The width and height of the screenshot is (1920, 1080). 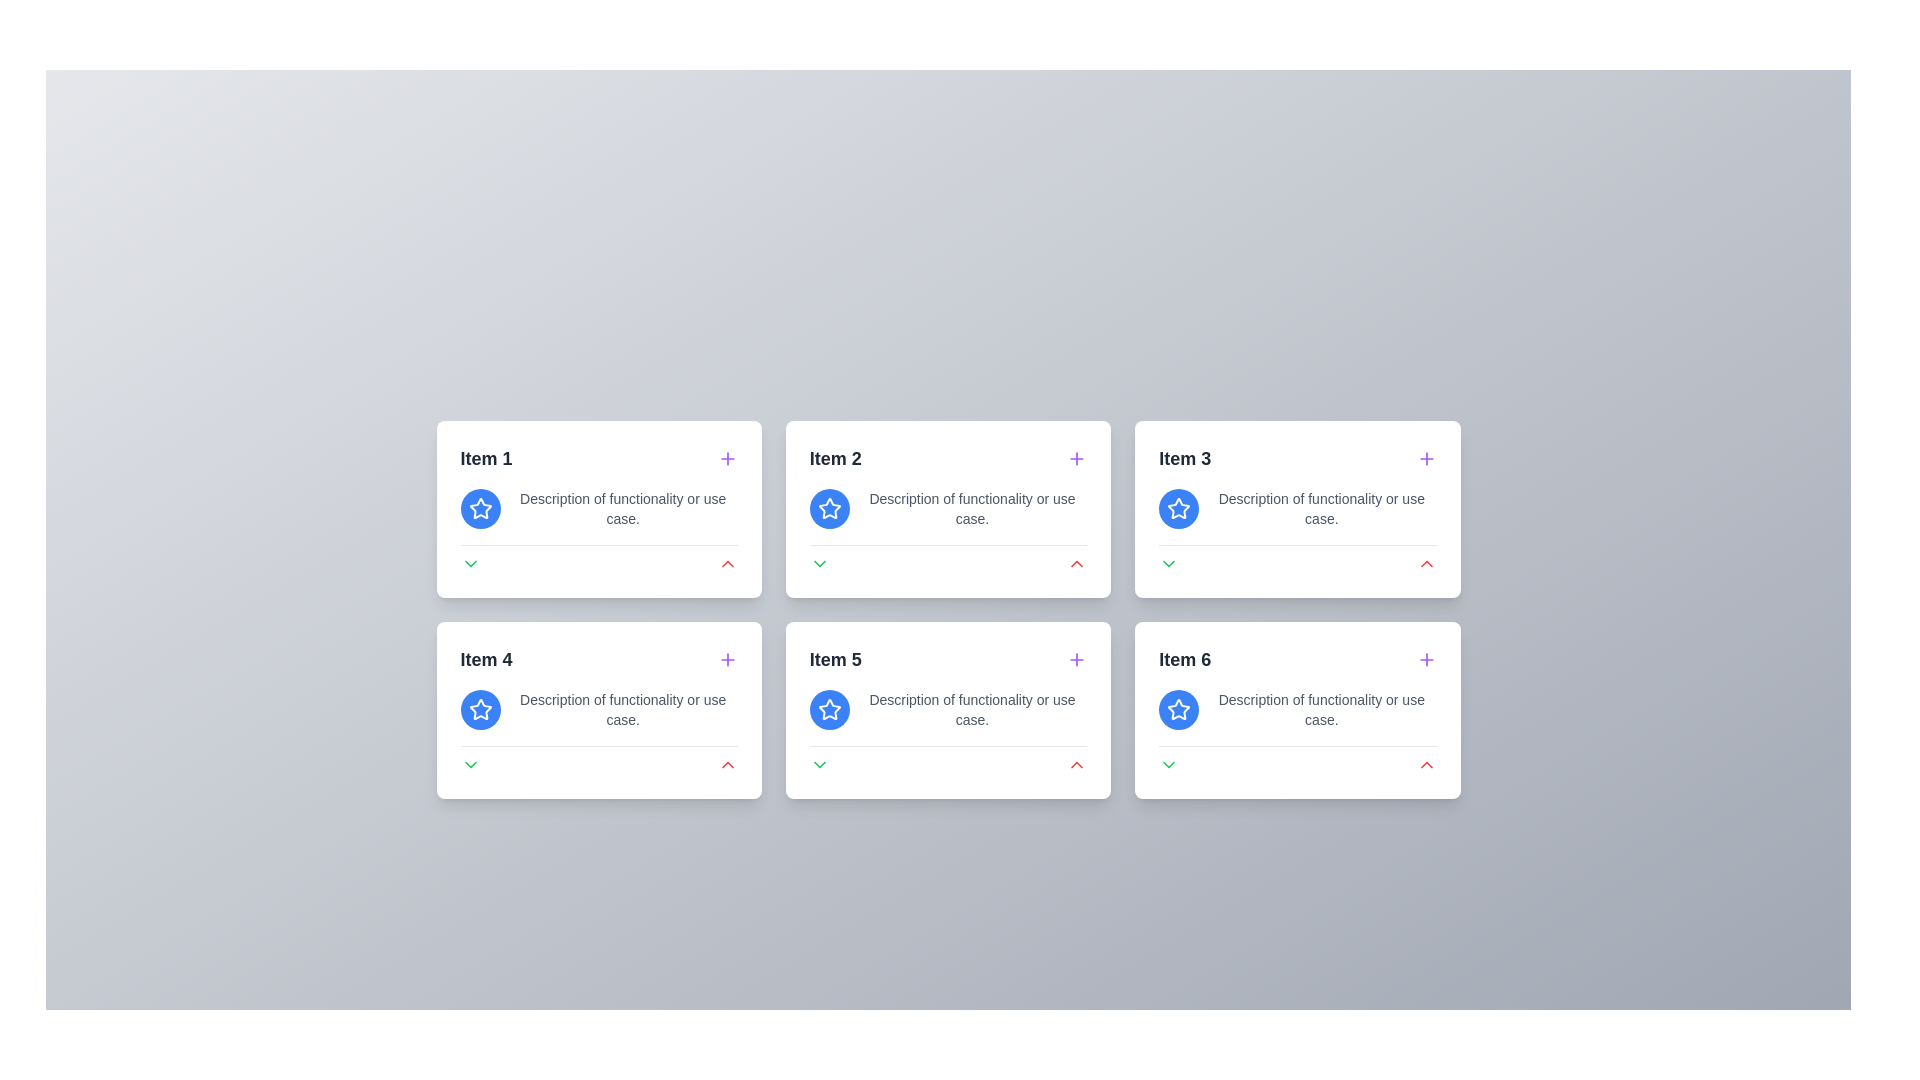 I want to click on the star icon located within the card titled 'Item 3', which is positioned in the second row, third column of a 2x3 grid layout, to observe the tooltip or visual feedback, so click(x=1179, y=508).